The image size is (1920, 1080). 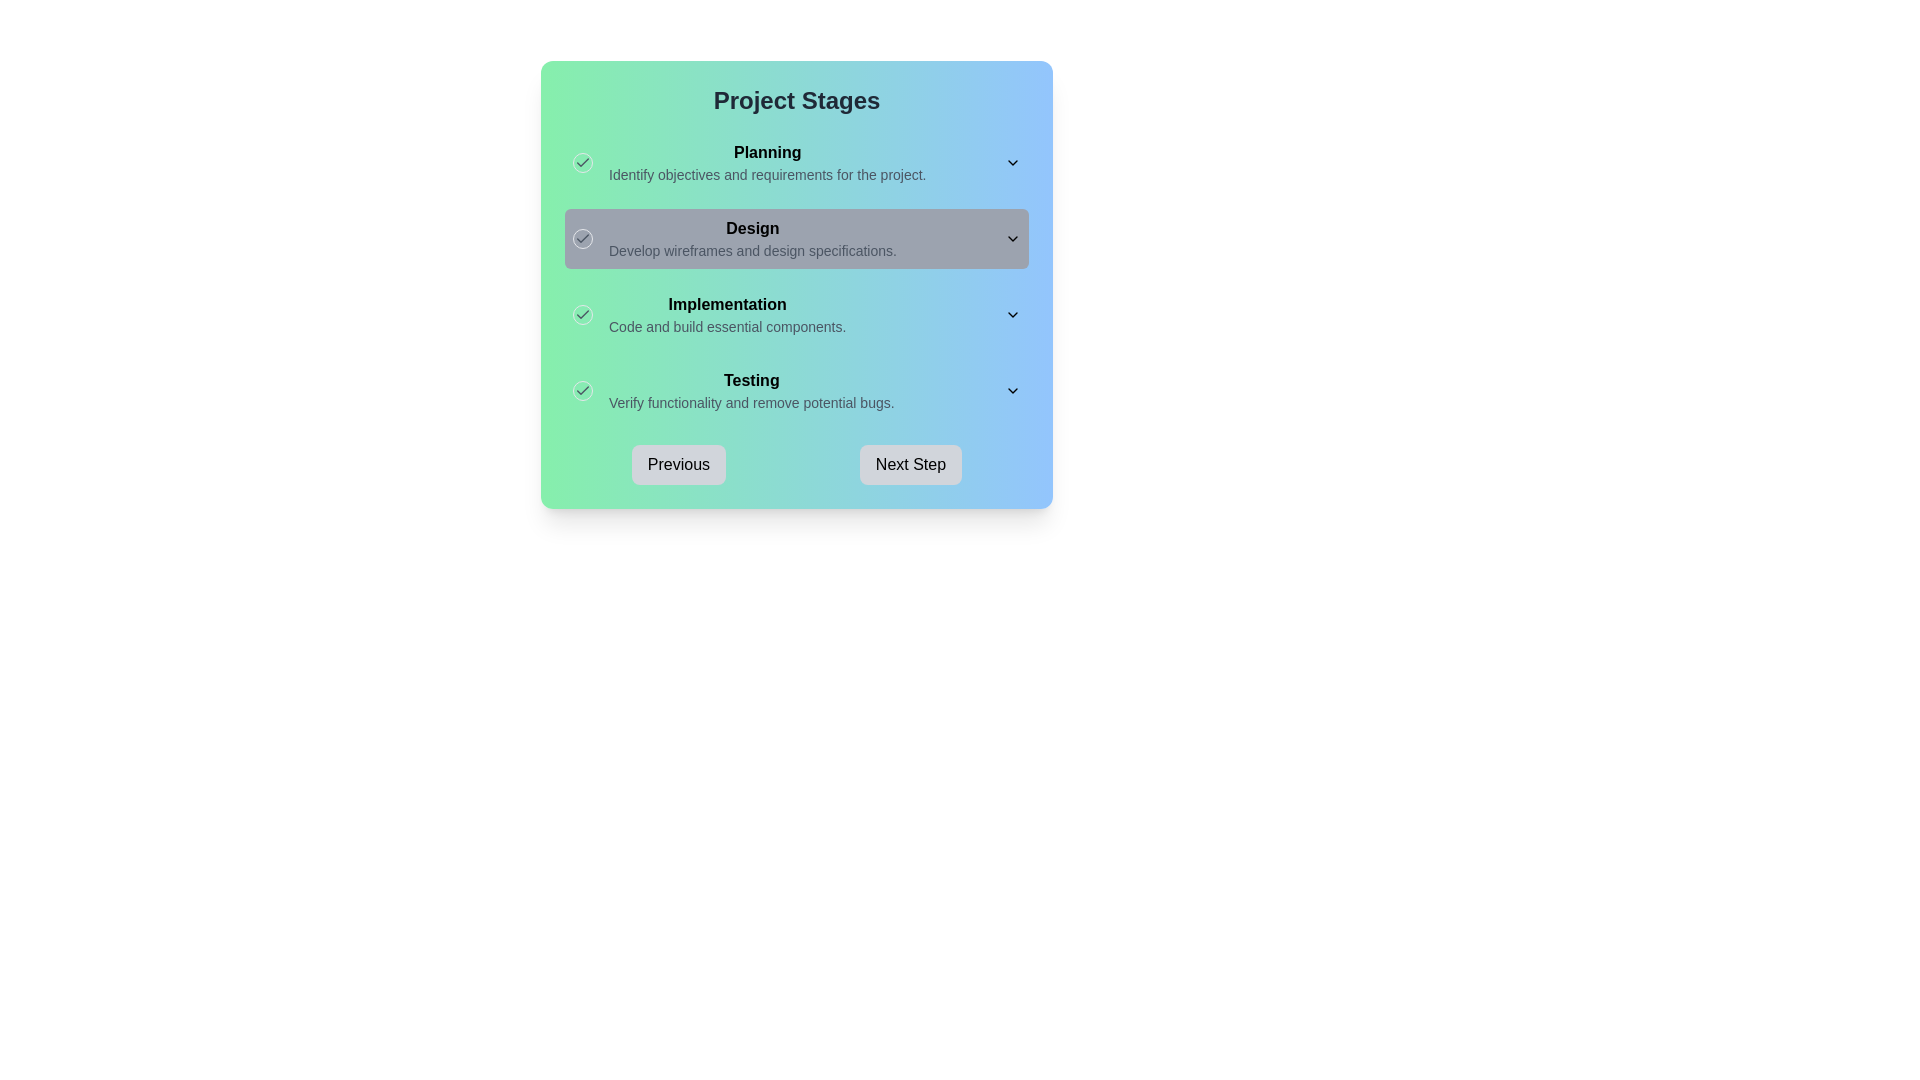 I want to click on the Text header element that serves as the title for 'Project Stages', located at the top center of the panel, so click(x=795, y=100).